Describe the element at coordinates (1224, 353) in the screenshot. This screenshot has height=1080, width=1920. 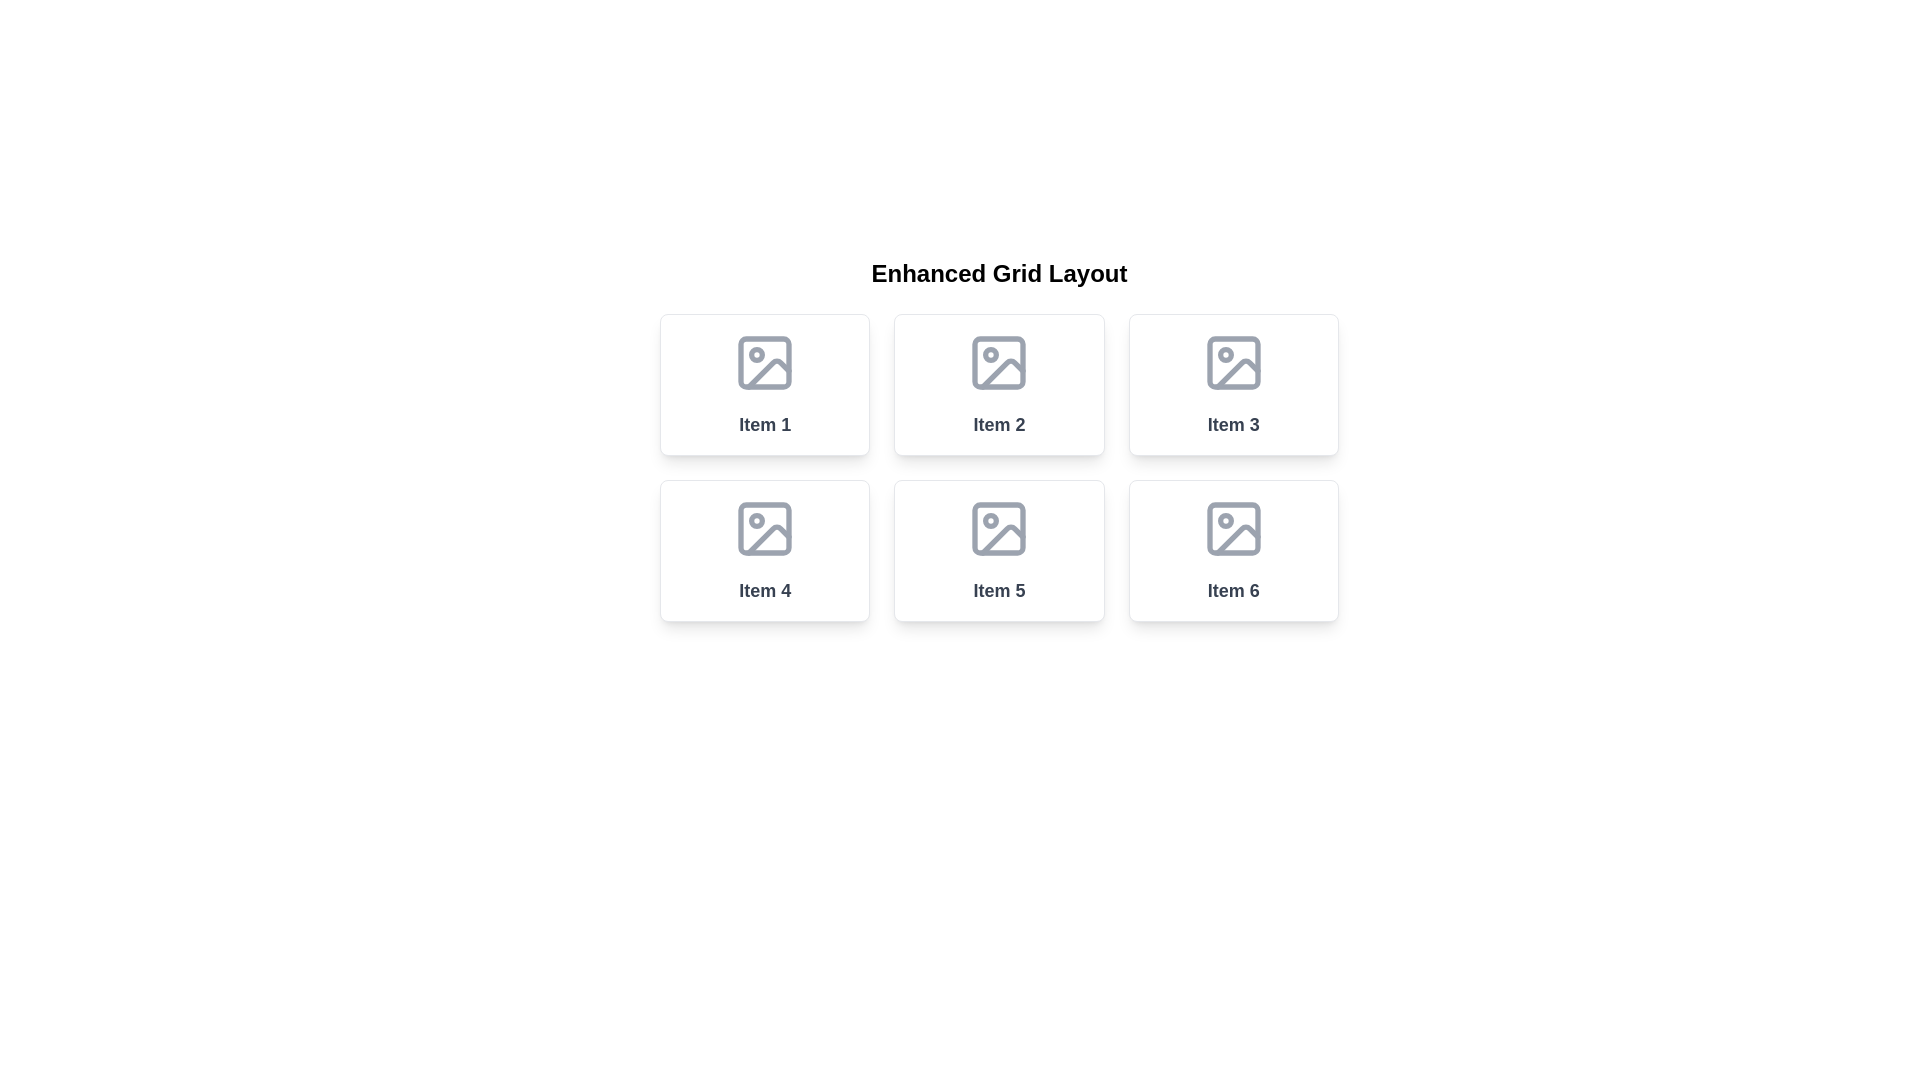
I see `the small circular shape within the 'Item 3' image icon, which is visually distinct with a solid fill color` at that location.